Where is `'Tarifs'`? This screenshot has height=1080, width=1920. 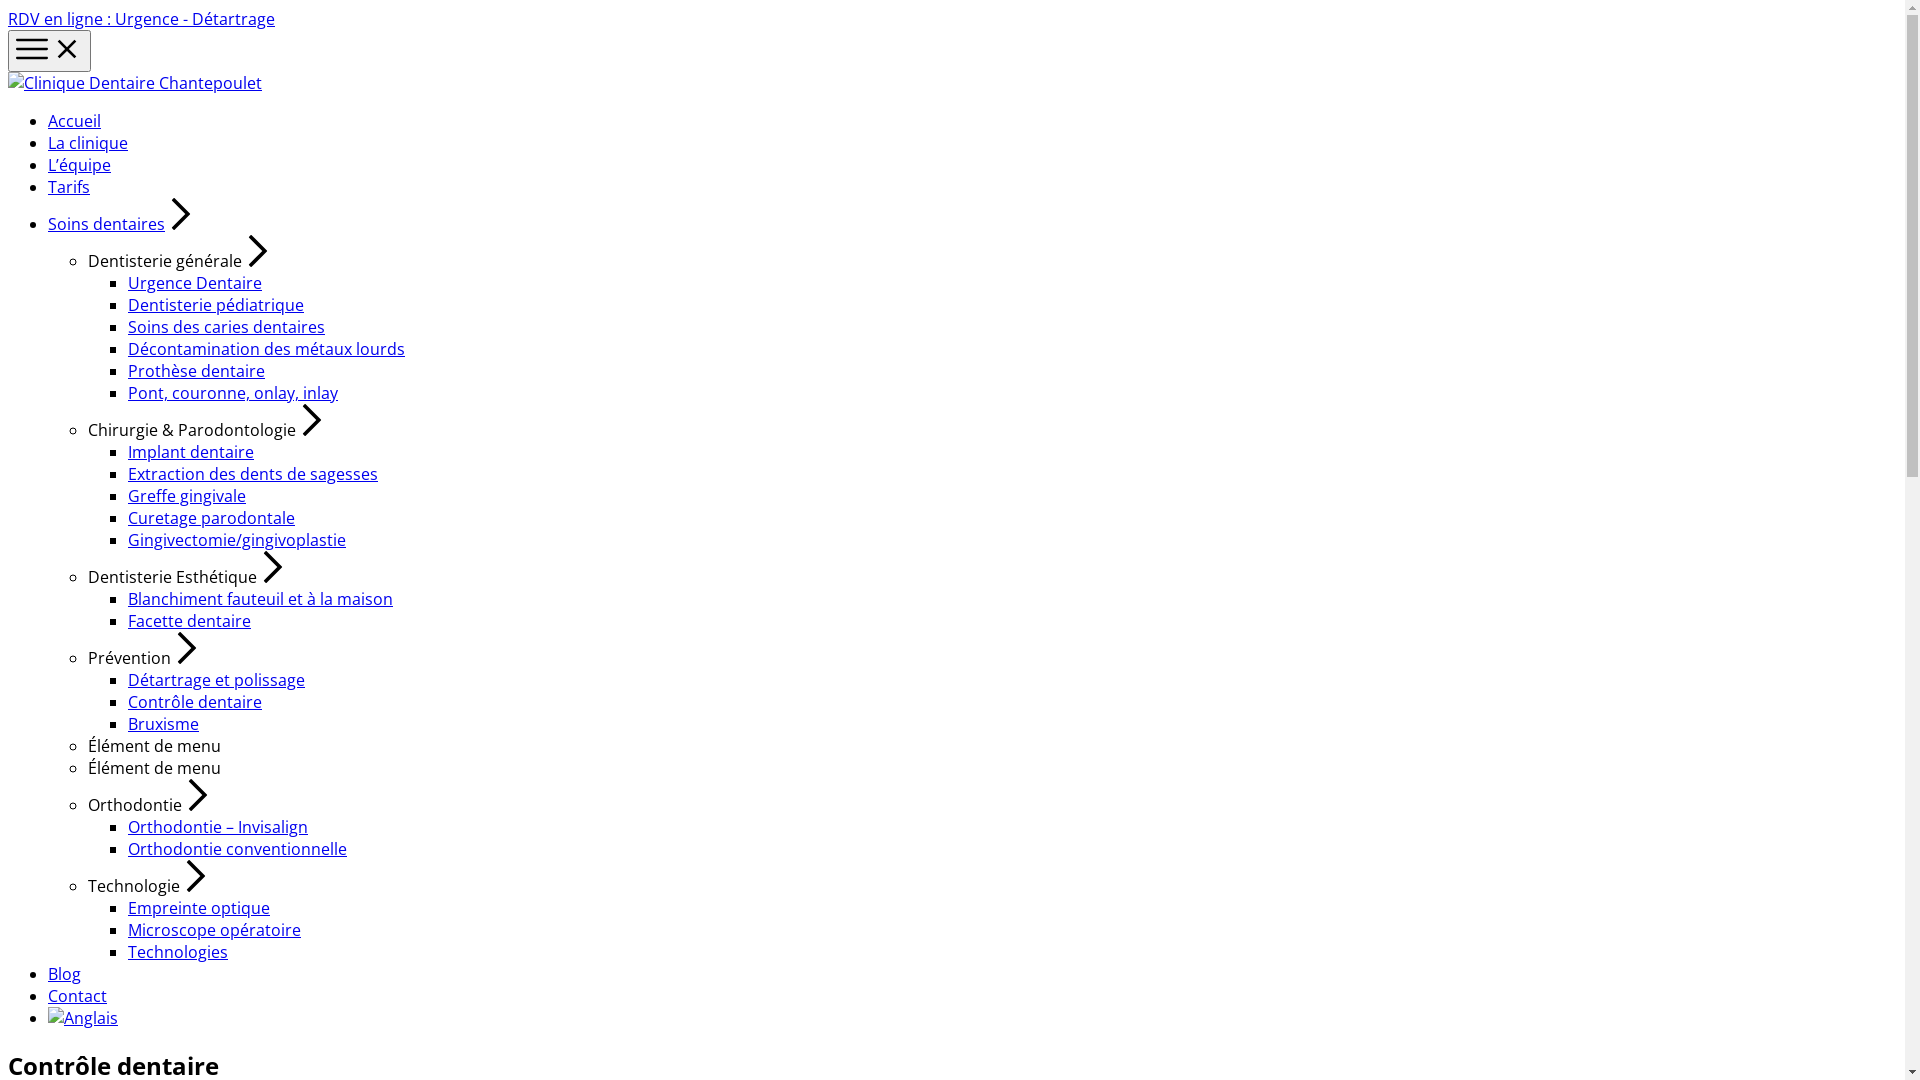
'Tarifs' is located at coordinates (68, 186).